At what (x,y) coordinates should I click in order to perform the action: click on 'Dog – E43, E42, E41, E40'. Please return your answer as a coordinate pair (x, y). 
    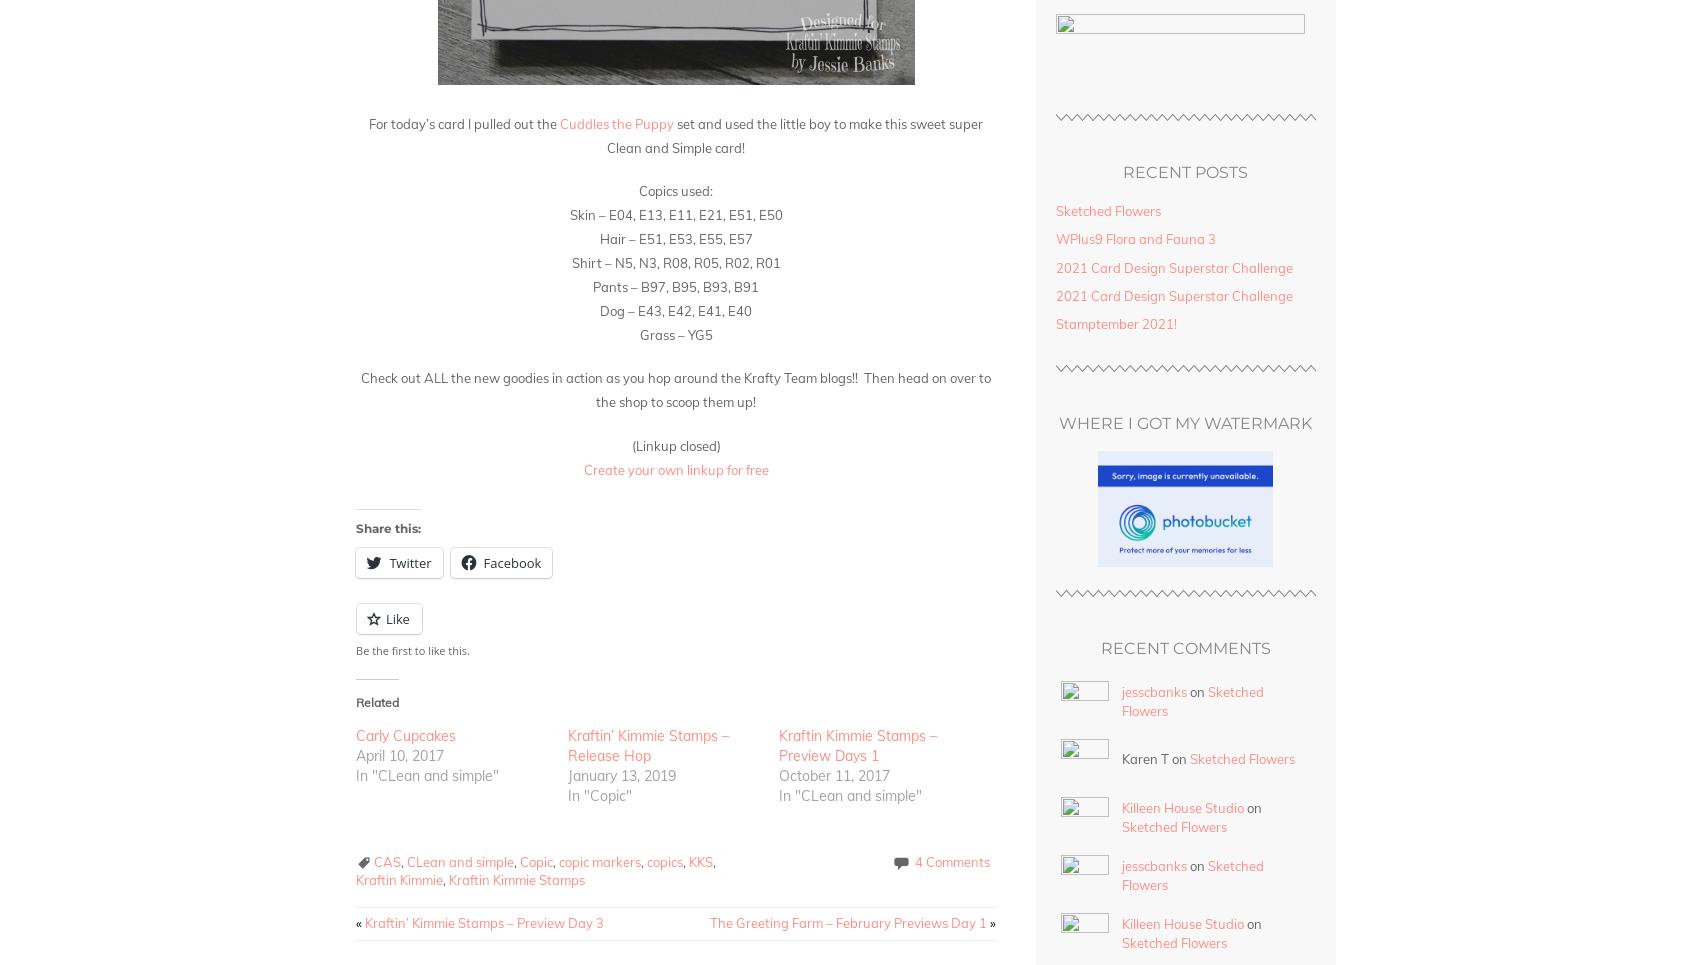
    Looking at the image, I should click on (675, 308).